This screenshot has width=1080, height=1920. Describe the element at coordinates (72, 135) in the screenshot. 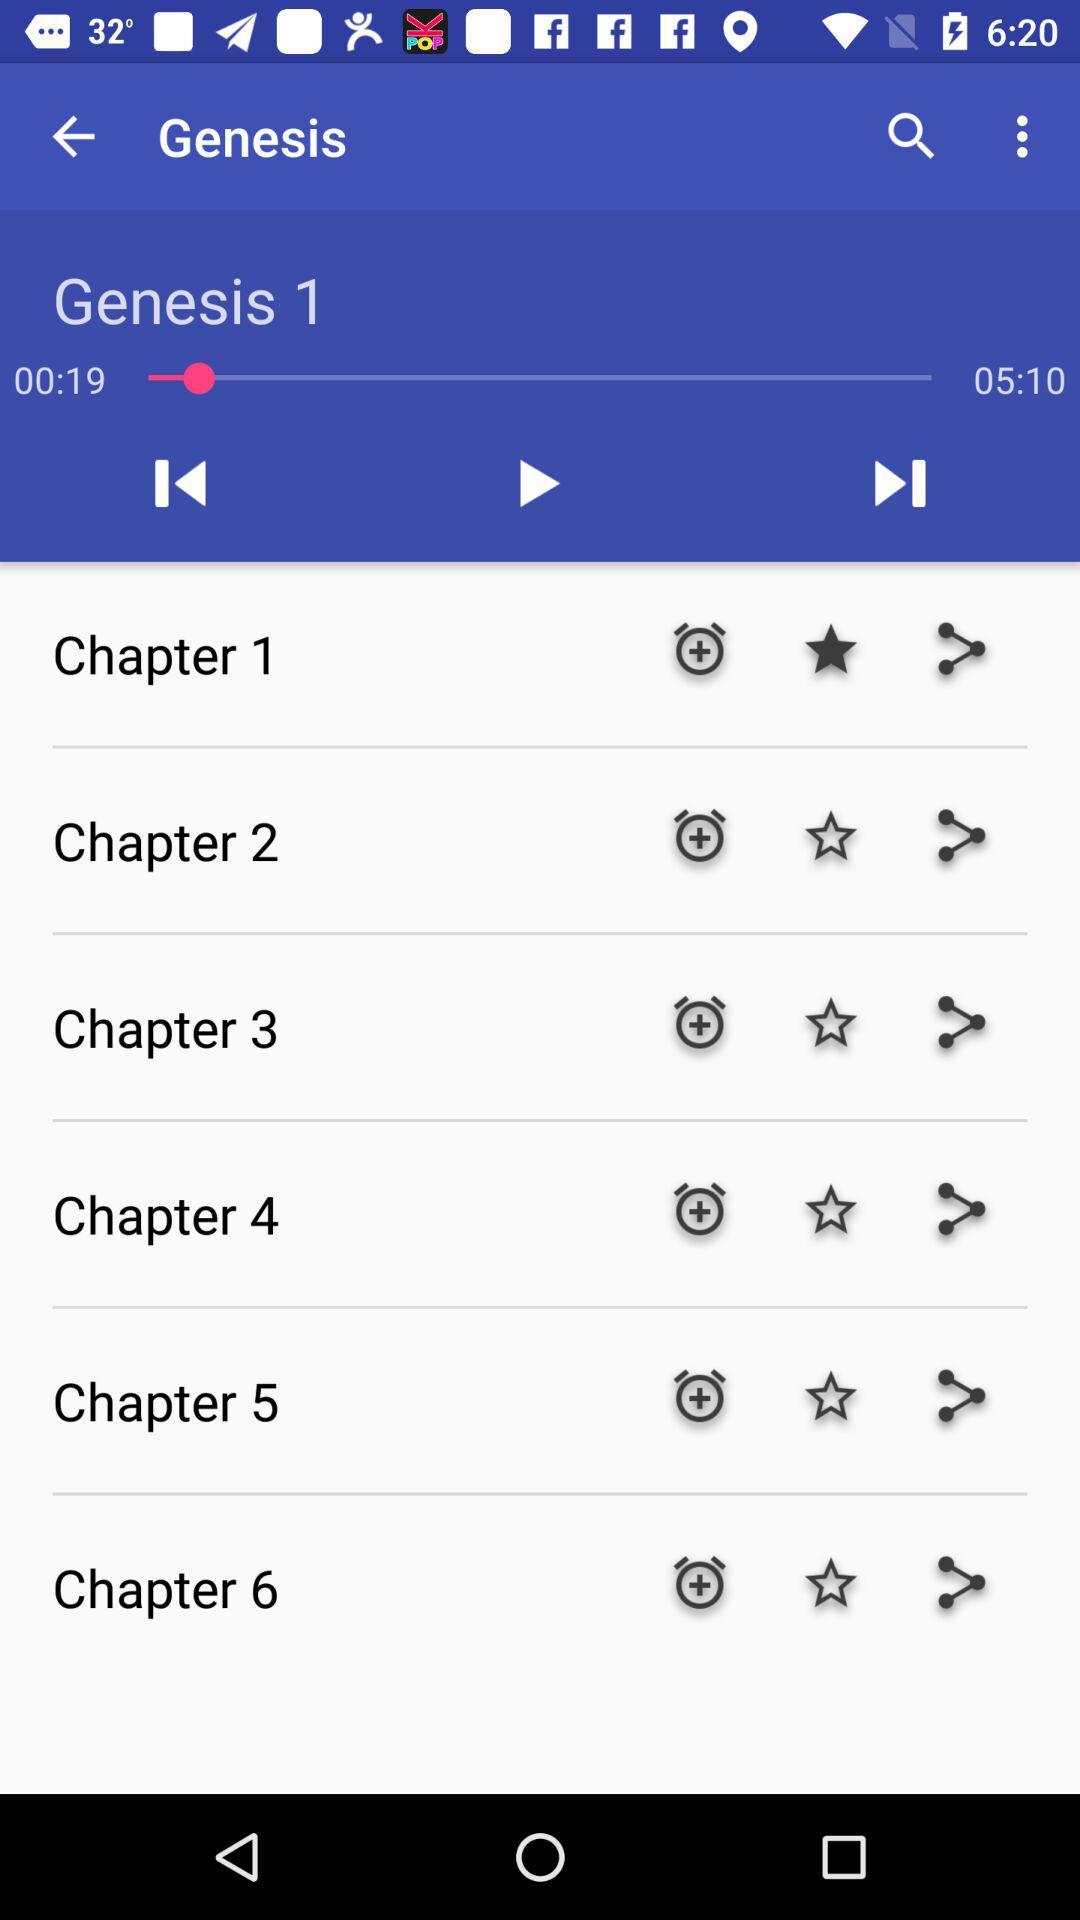

I see `item to the left of the genesis item` at that location.